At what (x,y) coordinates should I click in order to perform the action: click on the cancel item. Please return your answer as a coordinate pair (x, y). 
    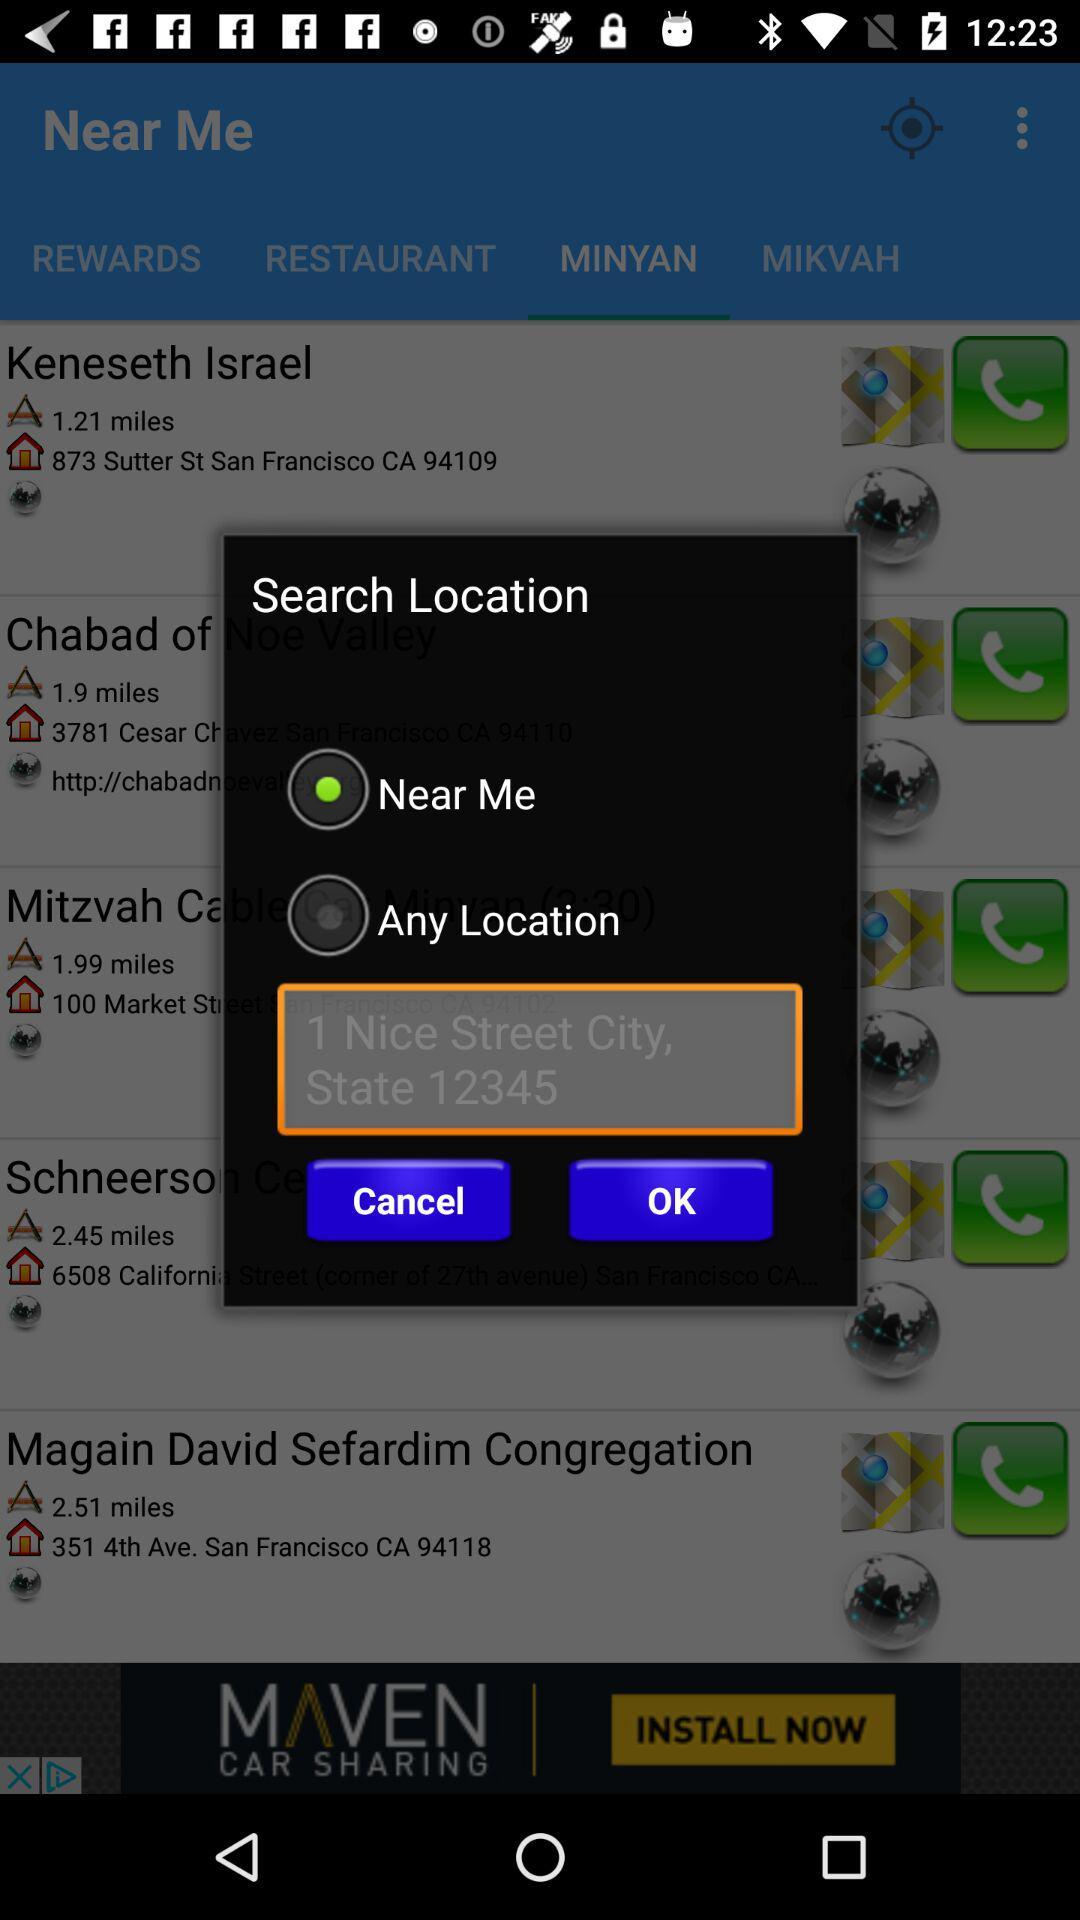
    Looking at the image, I should click on (407, 1200).